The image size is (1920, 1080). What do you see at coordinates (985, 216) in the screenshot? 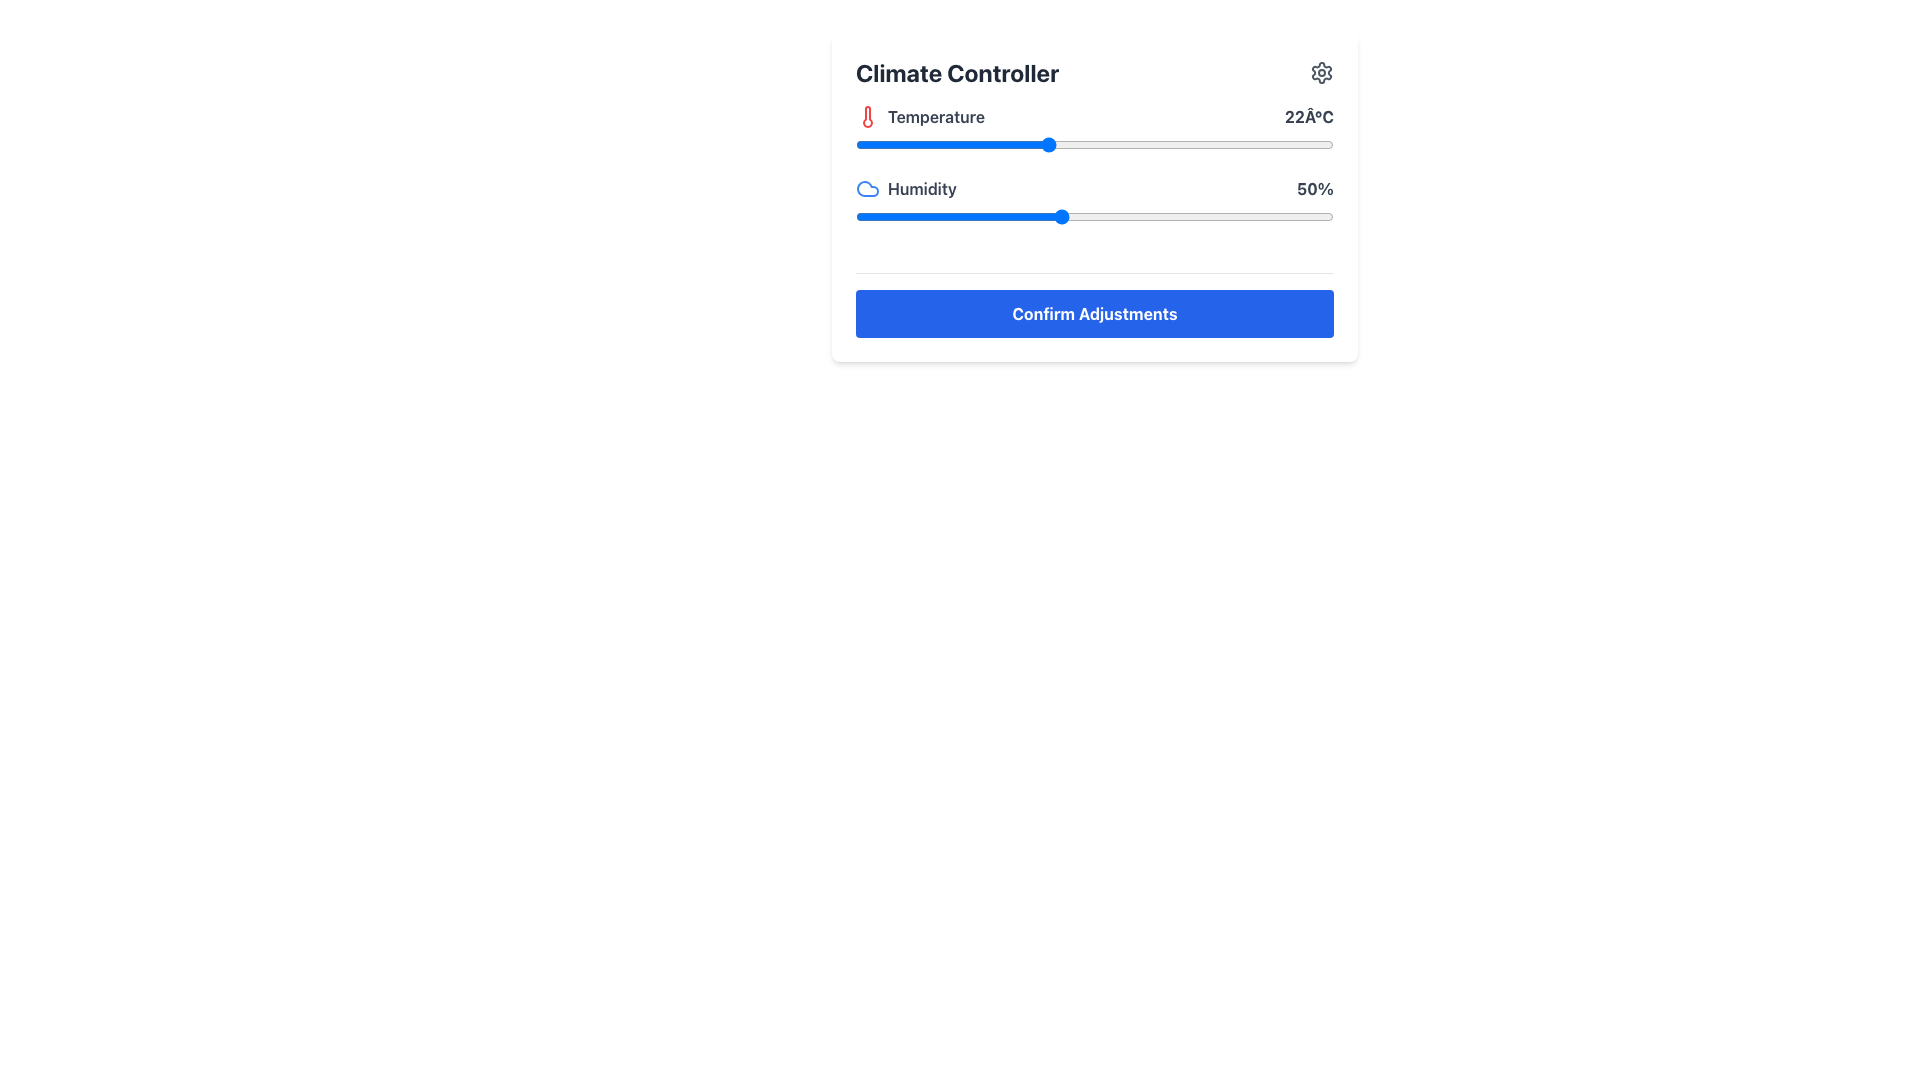
I see `the humidity` at bounding box center [985, 216].